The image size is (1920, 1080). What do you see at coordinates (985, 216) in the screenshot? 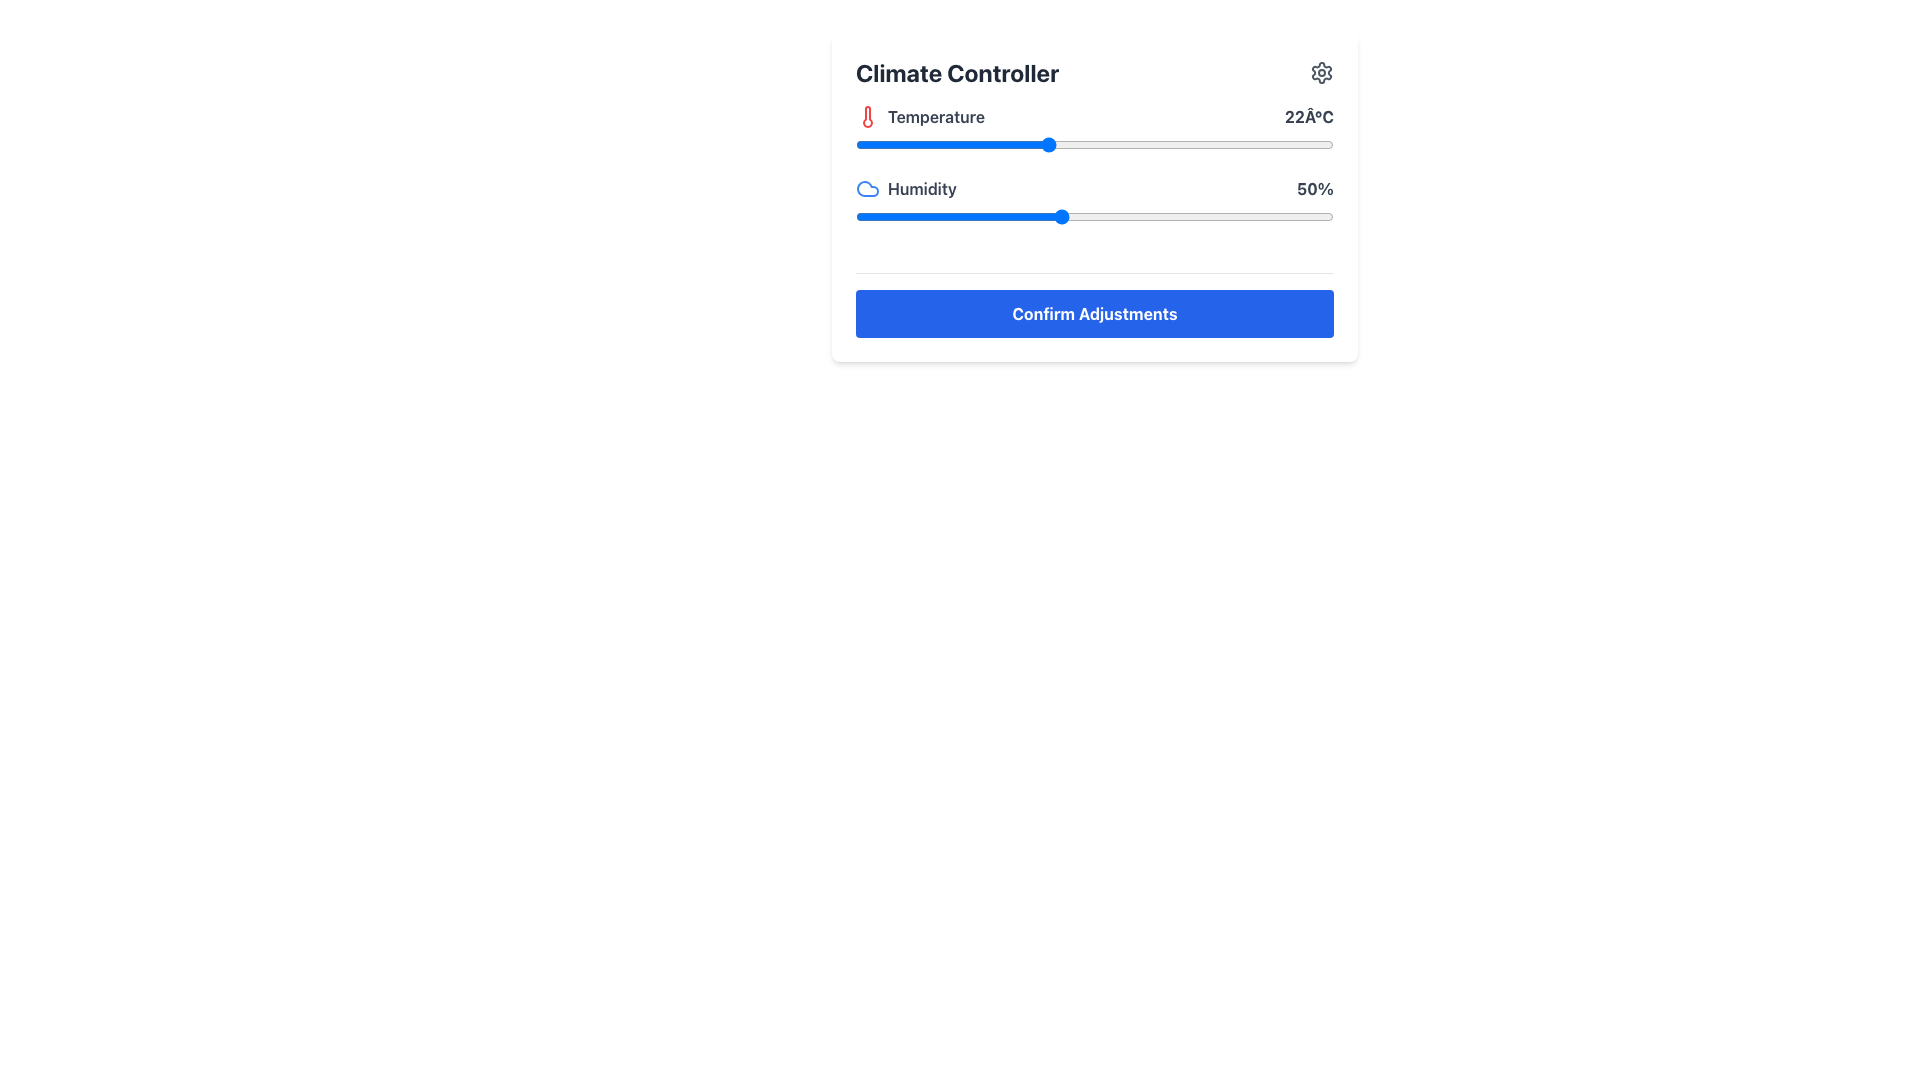
I see `the humidity` at bounding box center [985, 216].